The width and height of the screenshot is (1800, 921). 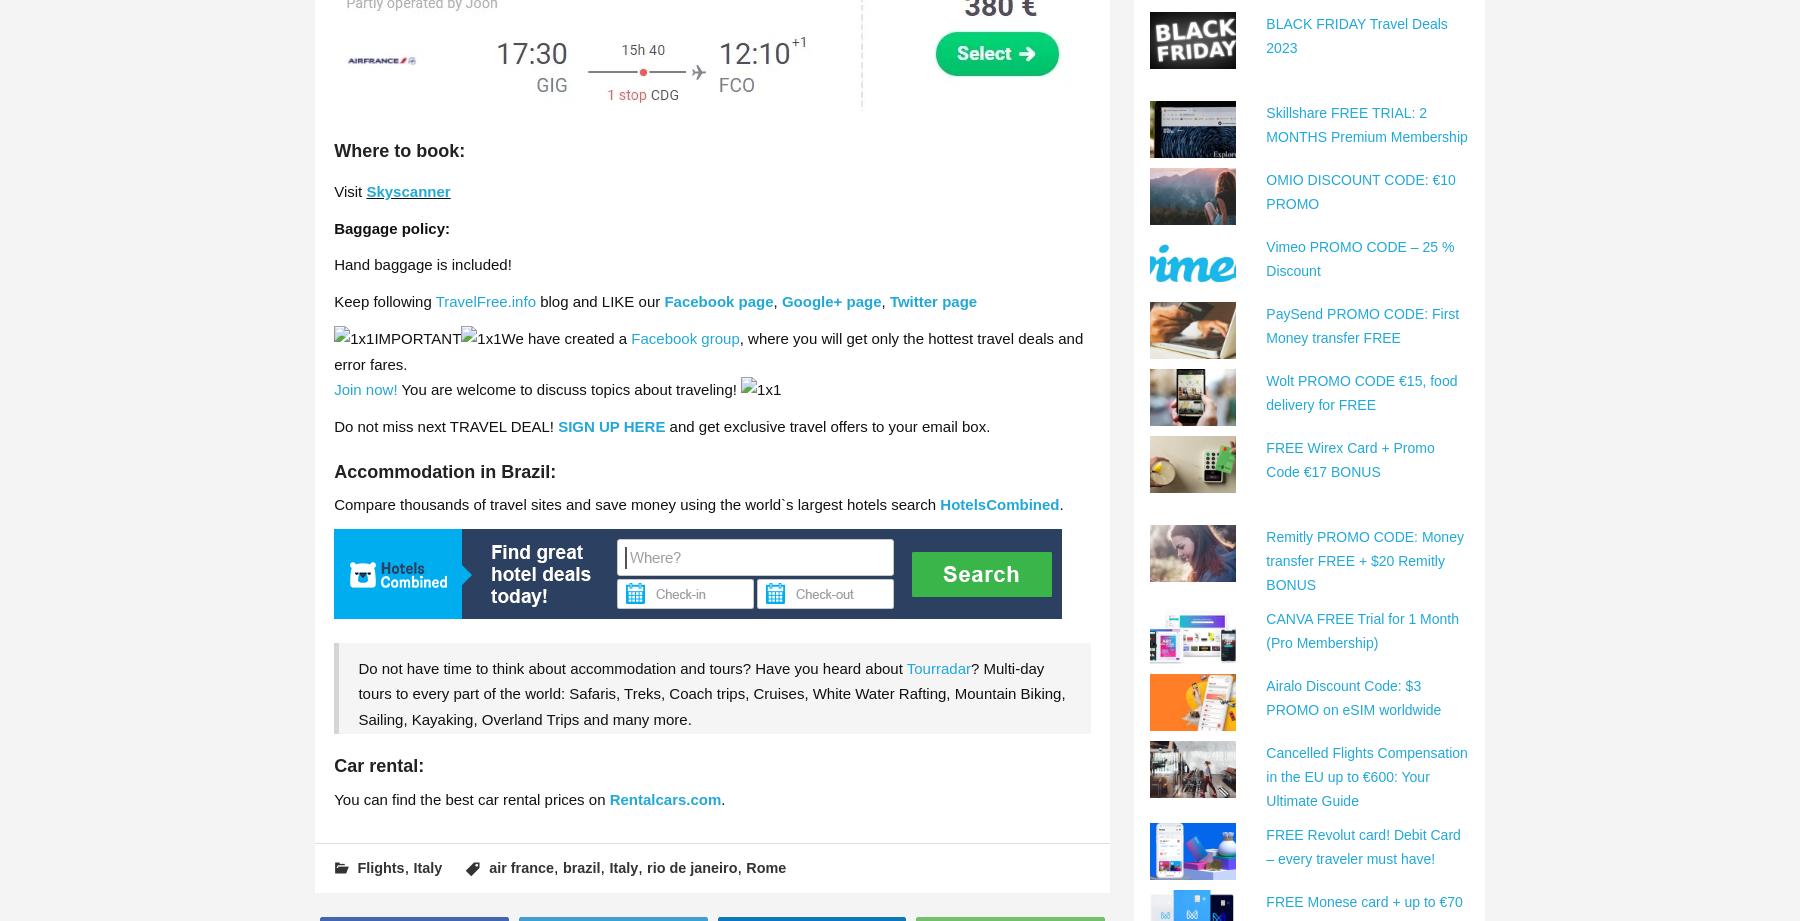 I want to click on 'Twitter page', so click(x=889, y=300).